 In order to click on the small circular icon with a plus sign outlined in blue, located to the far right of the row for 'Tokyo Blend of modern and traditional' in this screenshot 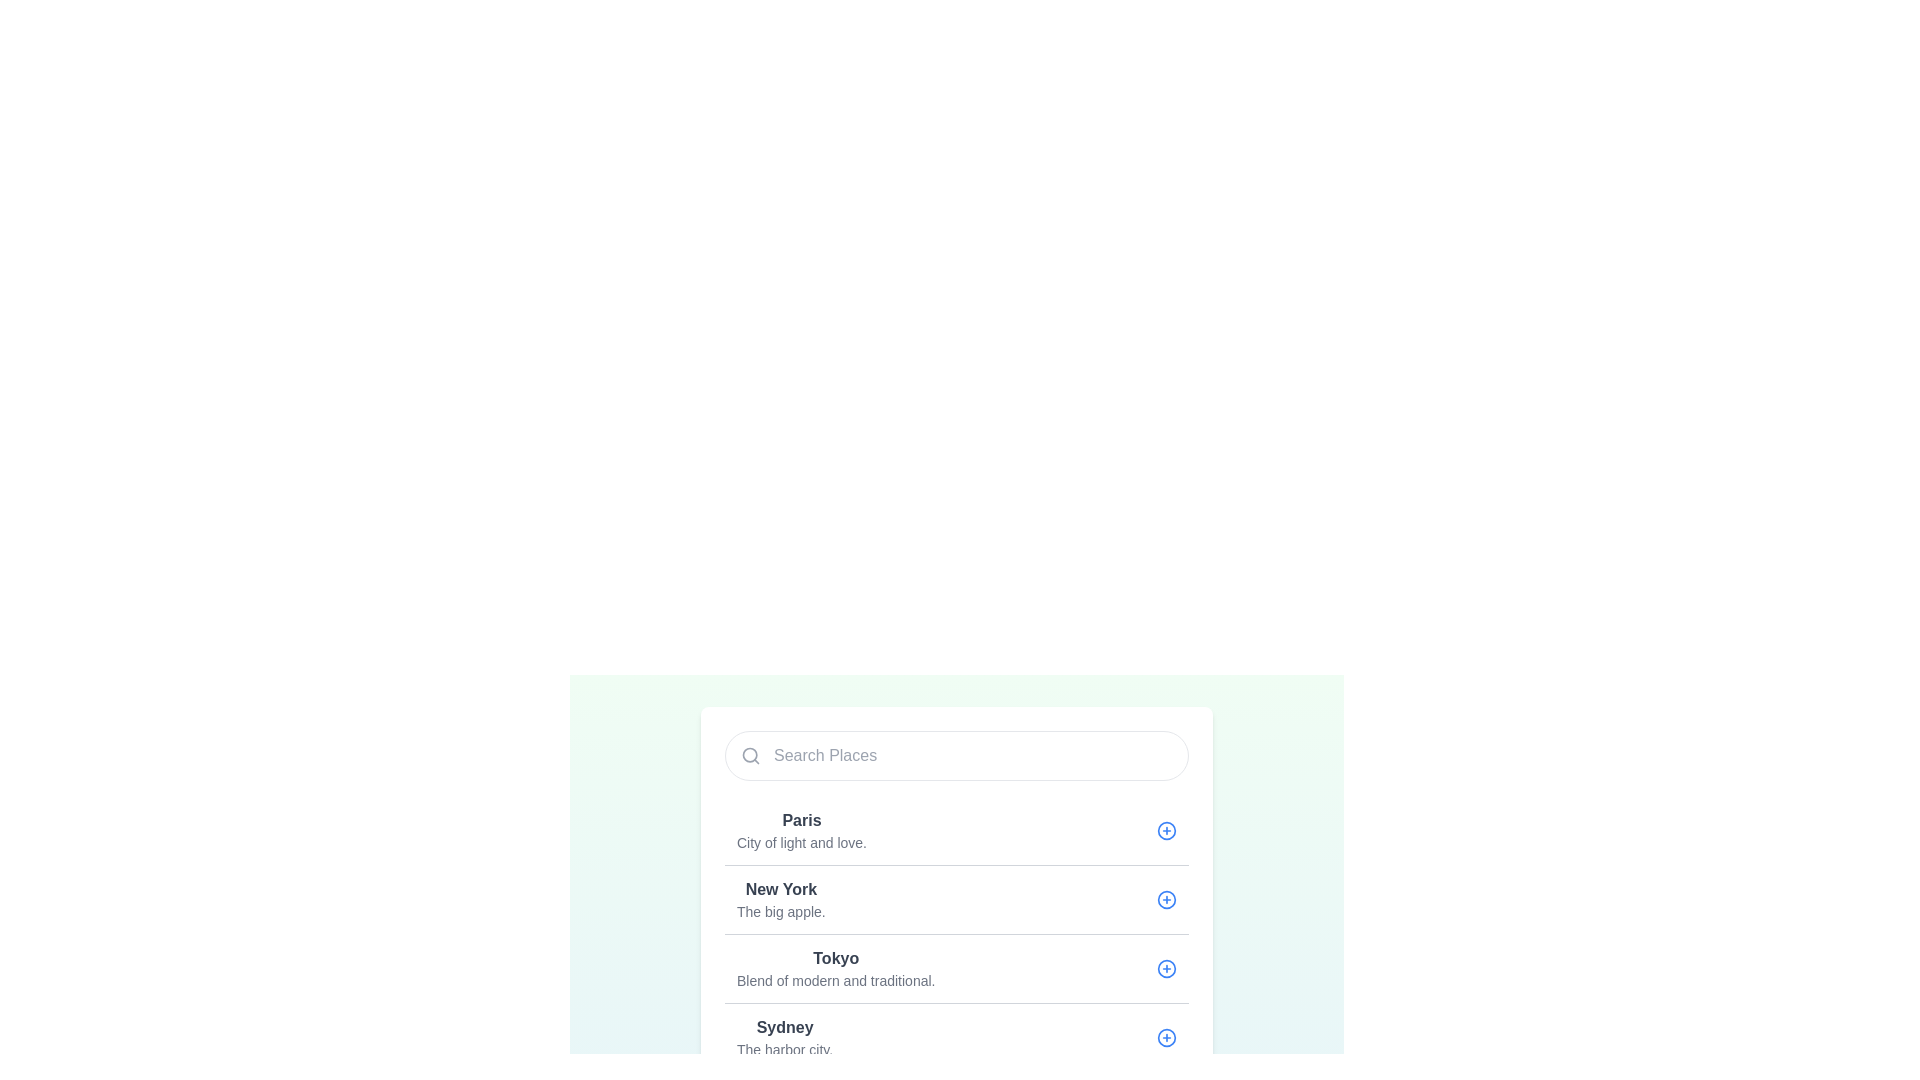, I will do `click(1166, 967)`.